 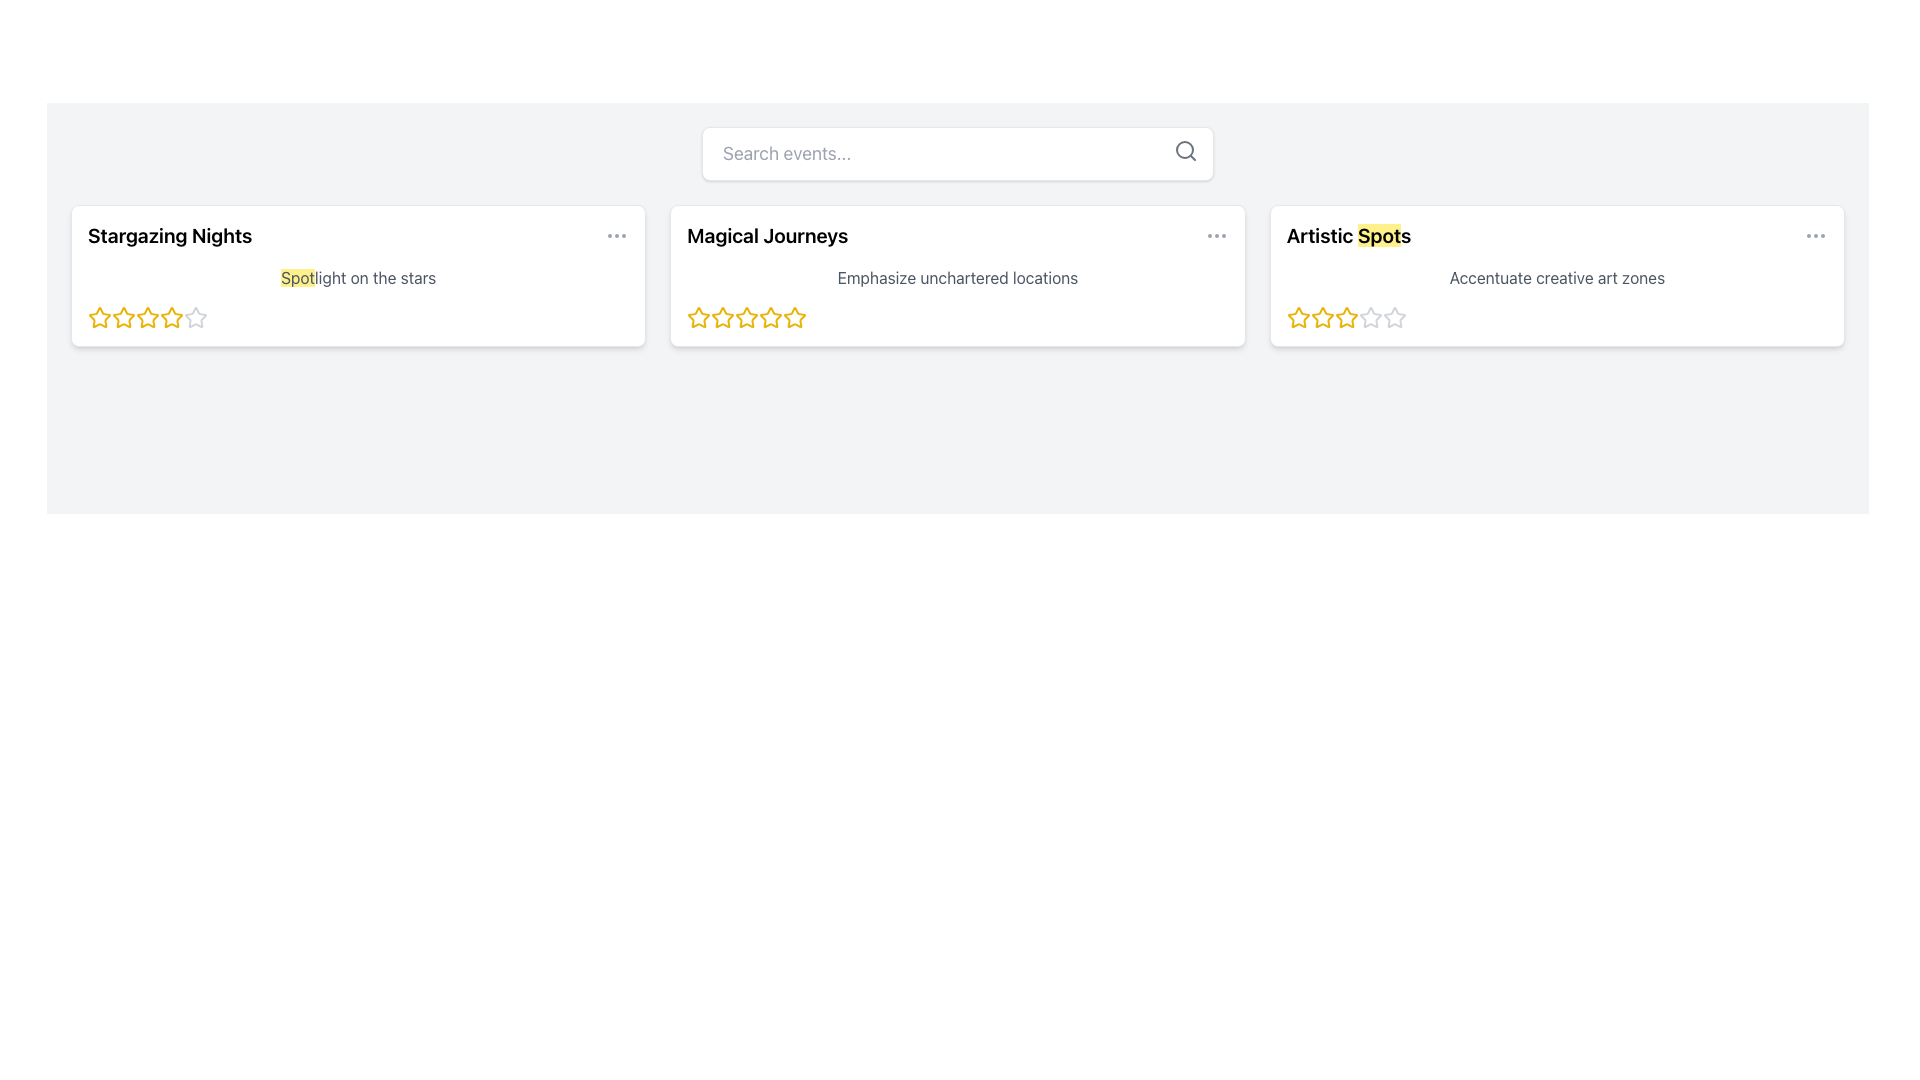 I want to click on the Text Display element providing descriptive information about 'Stargazing Nights', located below the title and above the star icons, so click(x=358, y=277).